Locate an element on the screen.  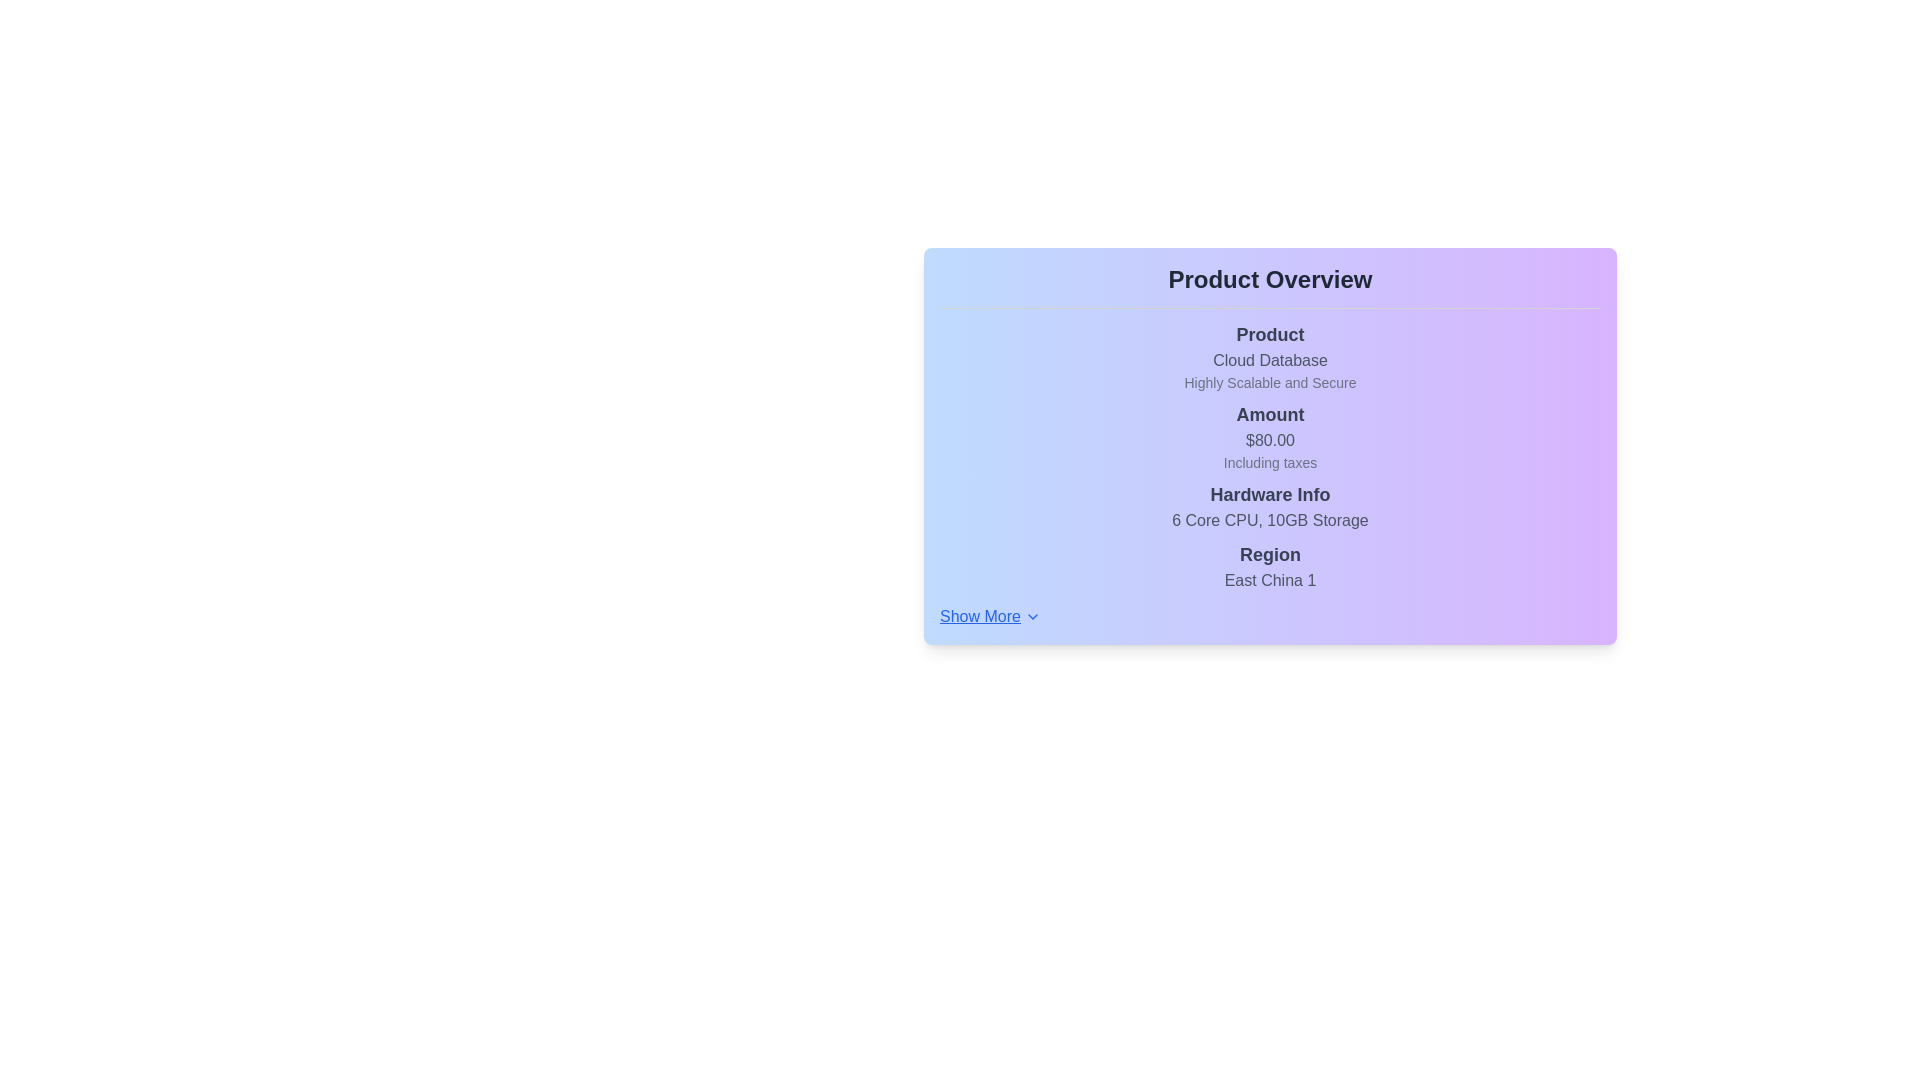
the Text Label that displays hardware specifics, located under the 'Hardware Info' heading is located at coordinates (1269, 519).